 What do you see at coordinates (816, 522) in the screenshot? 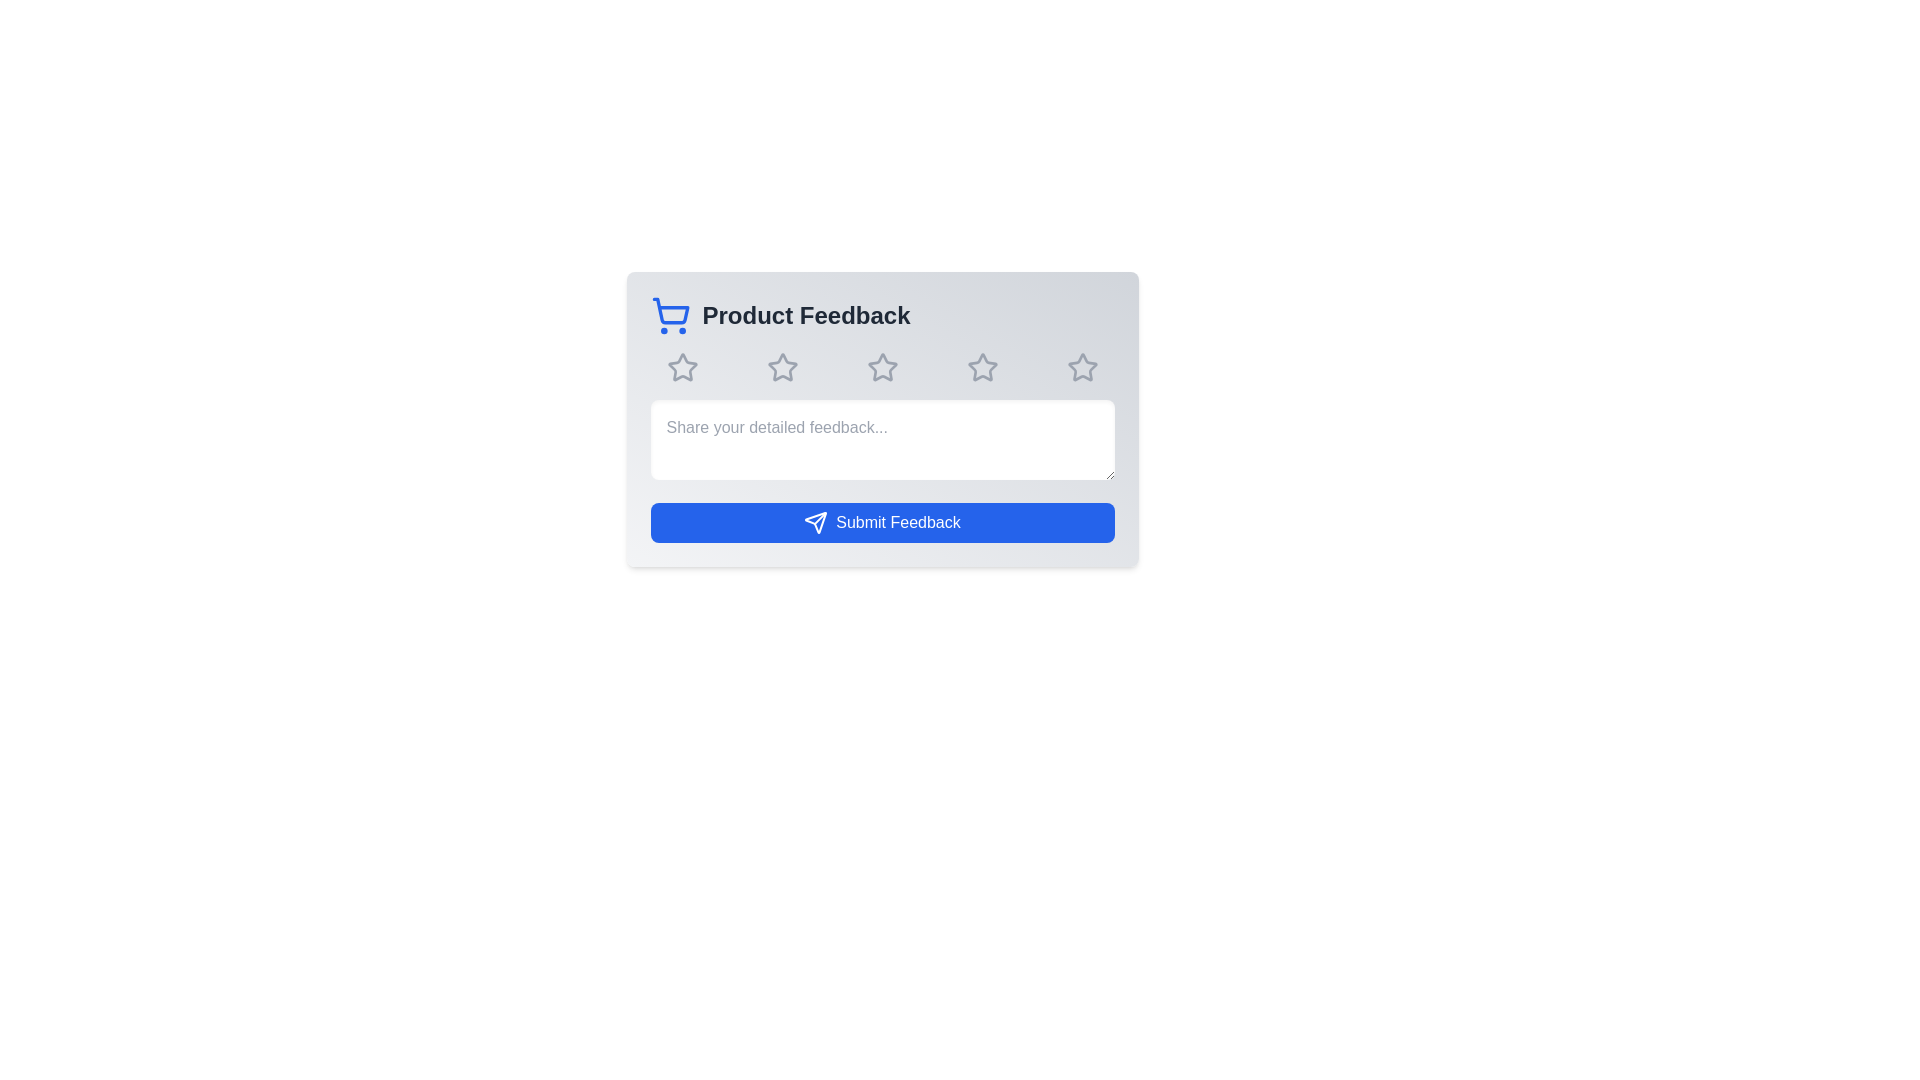
I see `the 'Submit Feedback' button which contains the graphical icon representing the action of sending or submitting feedback` at bounding box center [816, 522].